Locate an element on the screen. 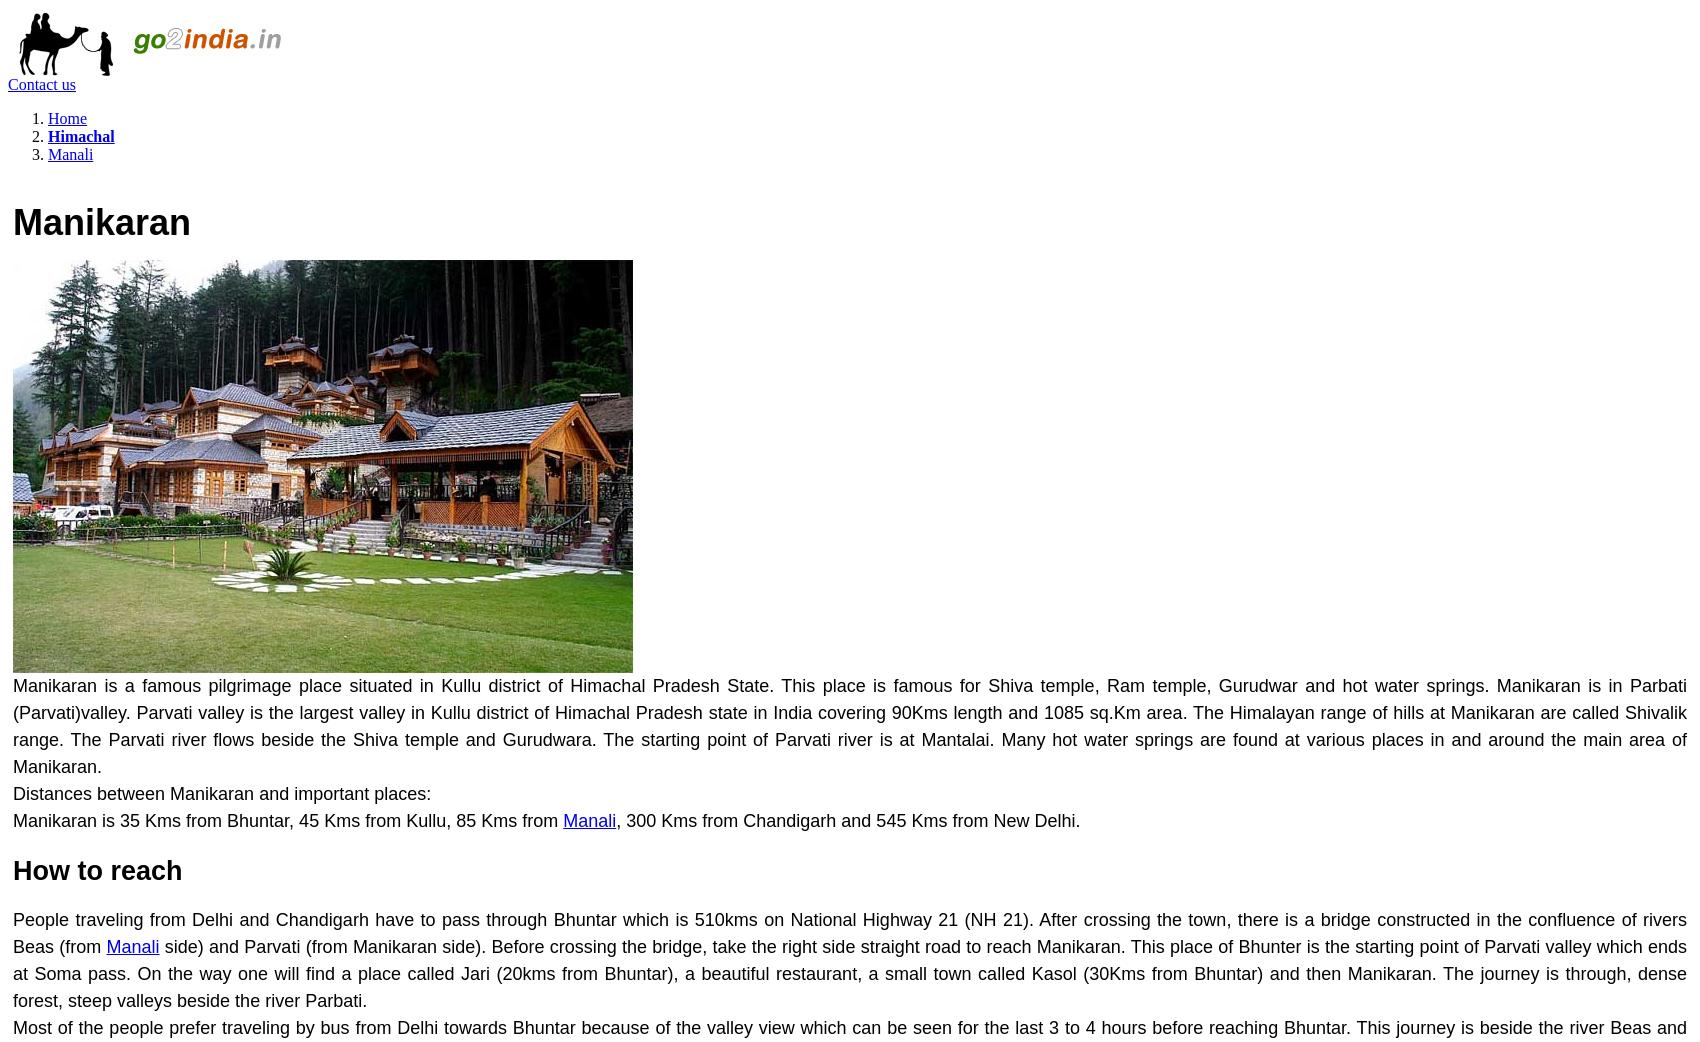 The height and width of the screenshot is (1042, 1700). 'How to reach' is located at coordinates (97, 868).